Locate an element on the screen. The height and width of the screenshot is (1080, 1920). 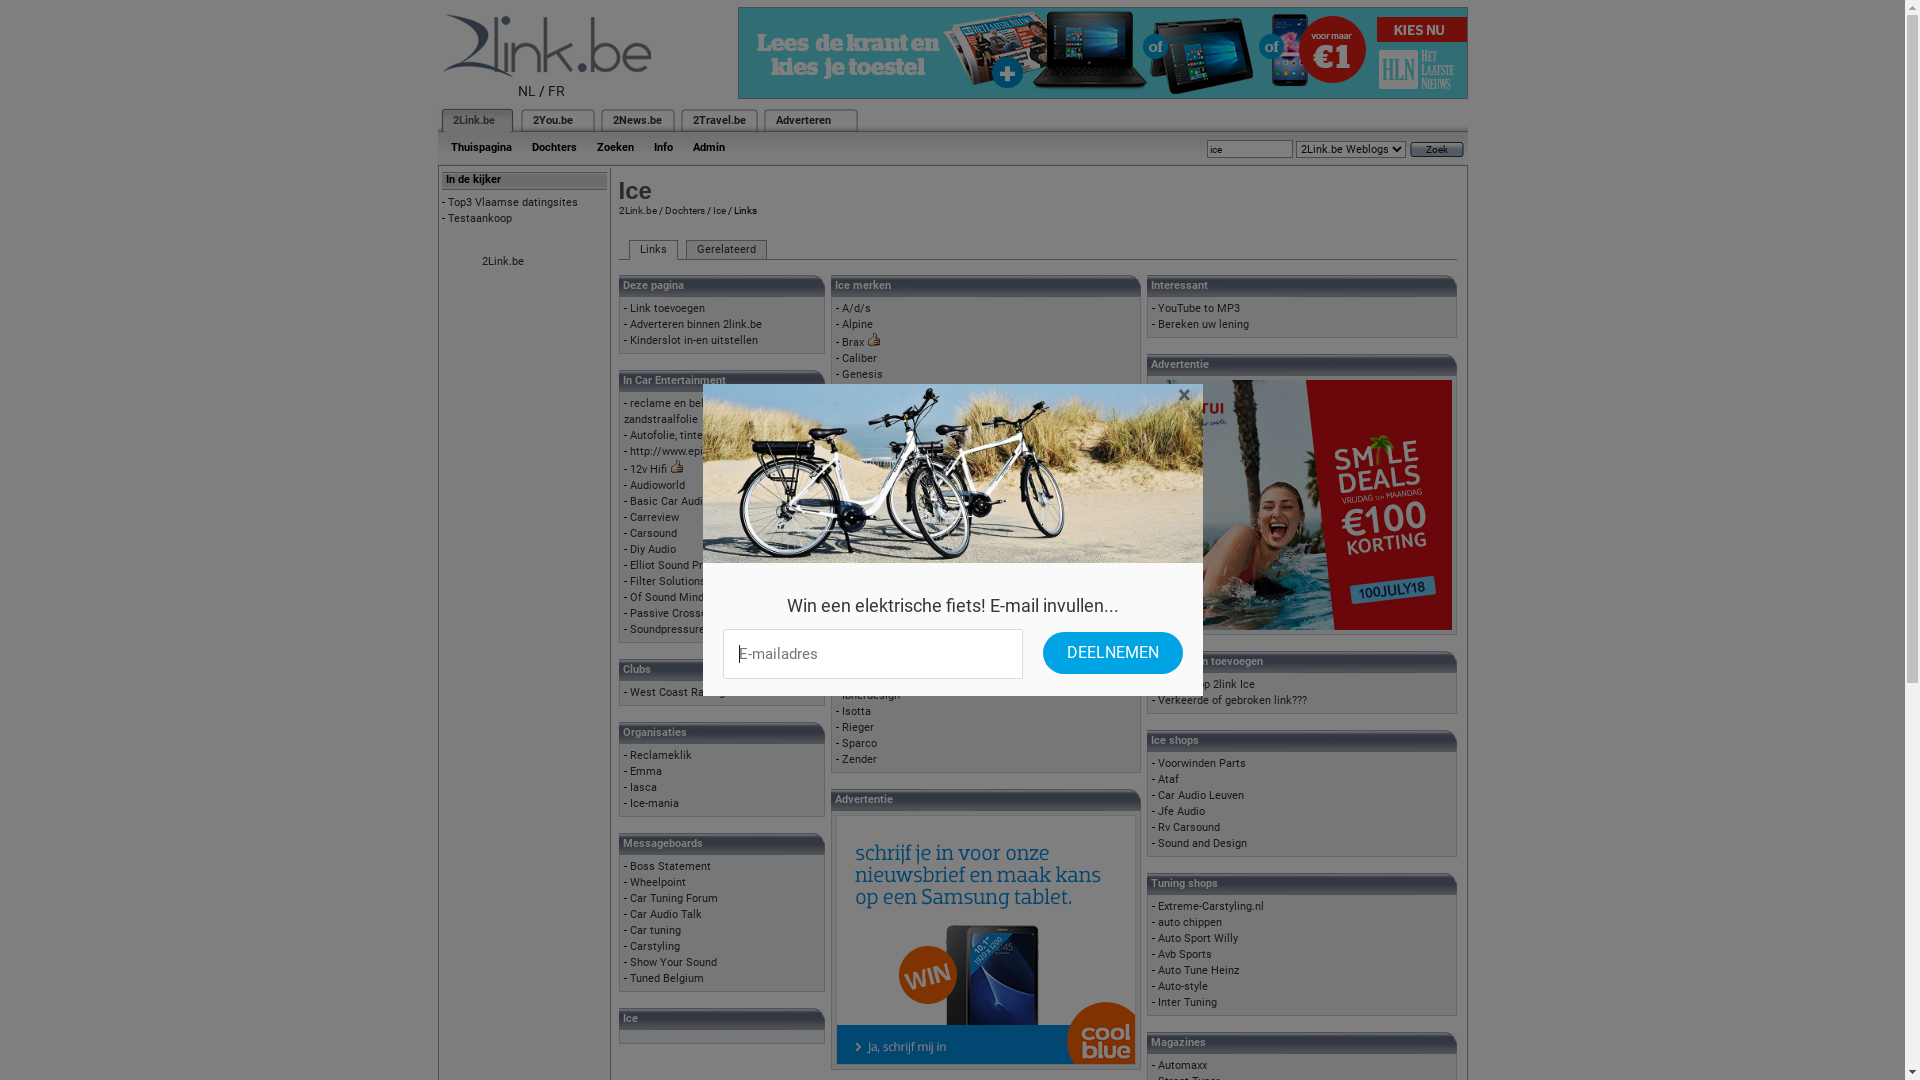
'auto chippen' is located at coordinates (1190, 922).